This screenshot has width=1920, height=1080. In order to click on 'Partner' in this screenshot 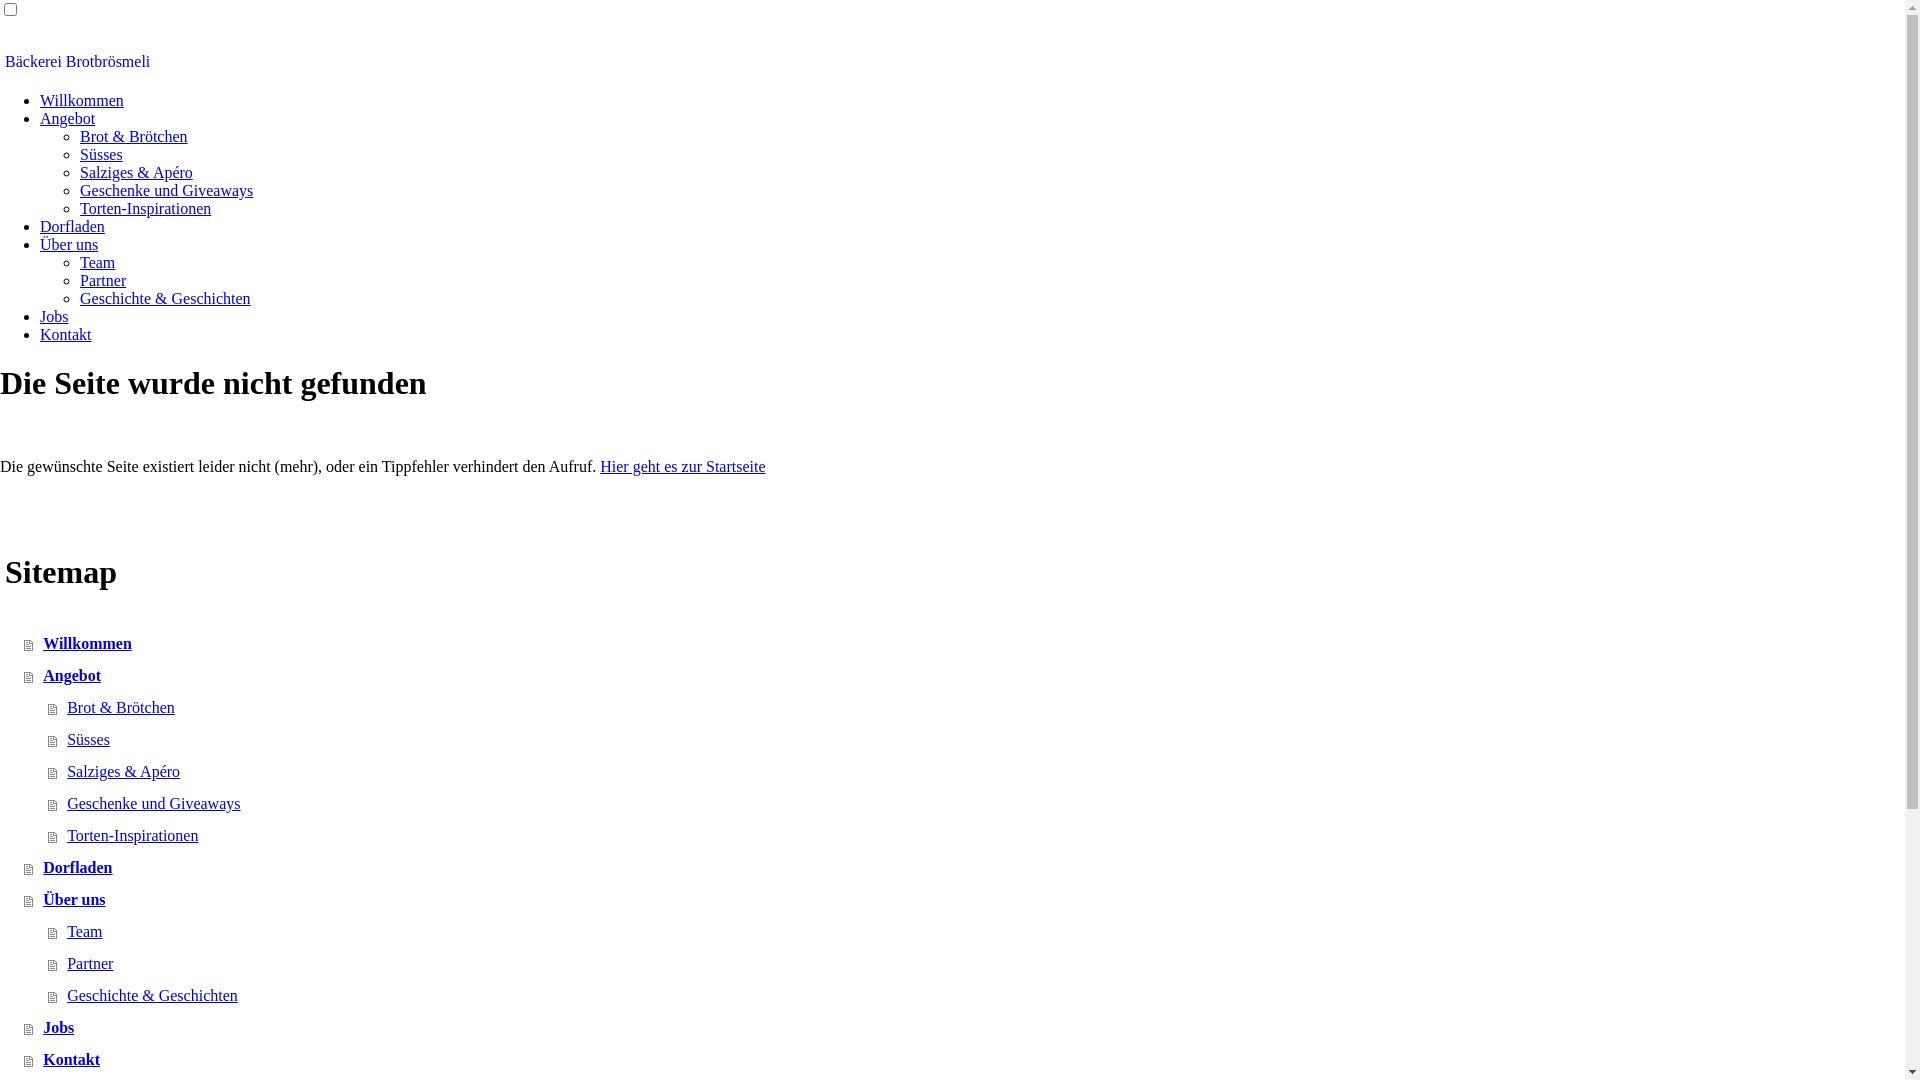, I will do `click(80, 280)`.